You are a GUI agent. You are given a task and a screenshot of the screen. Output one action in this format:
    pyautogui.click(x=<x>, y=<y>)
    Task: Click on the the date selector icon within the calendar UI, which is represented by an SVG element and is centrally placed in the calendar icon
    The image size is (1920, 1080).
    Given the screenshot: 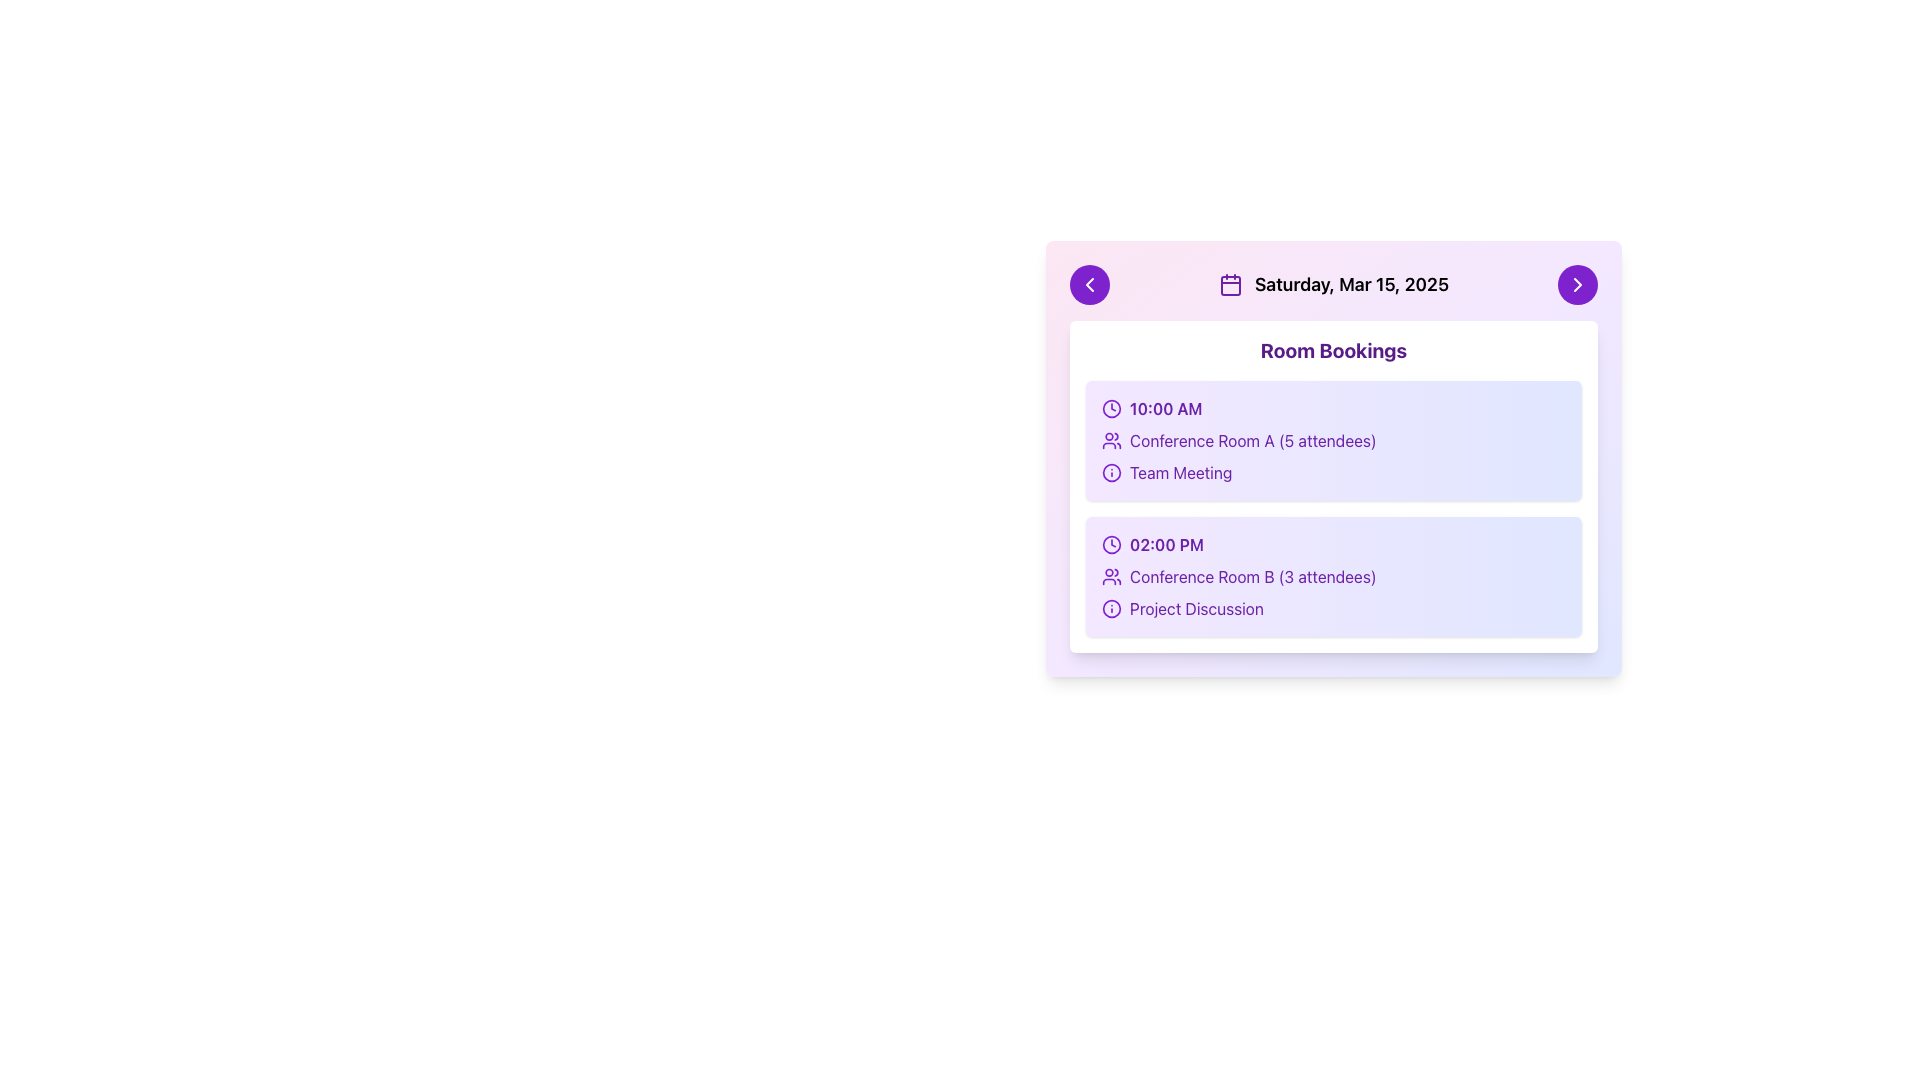 What is the action you would take?
    pyautogui.click(x=1229, y=285)
    